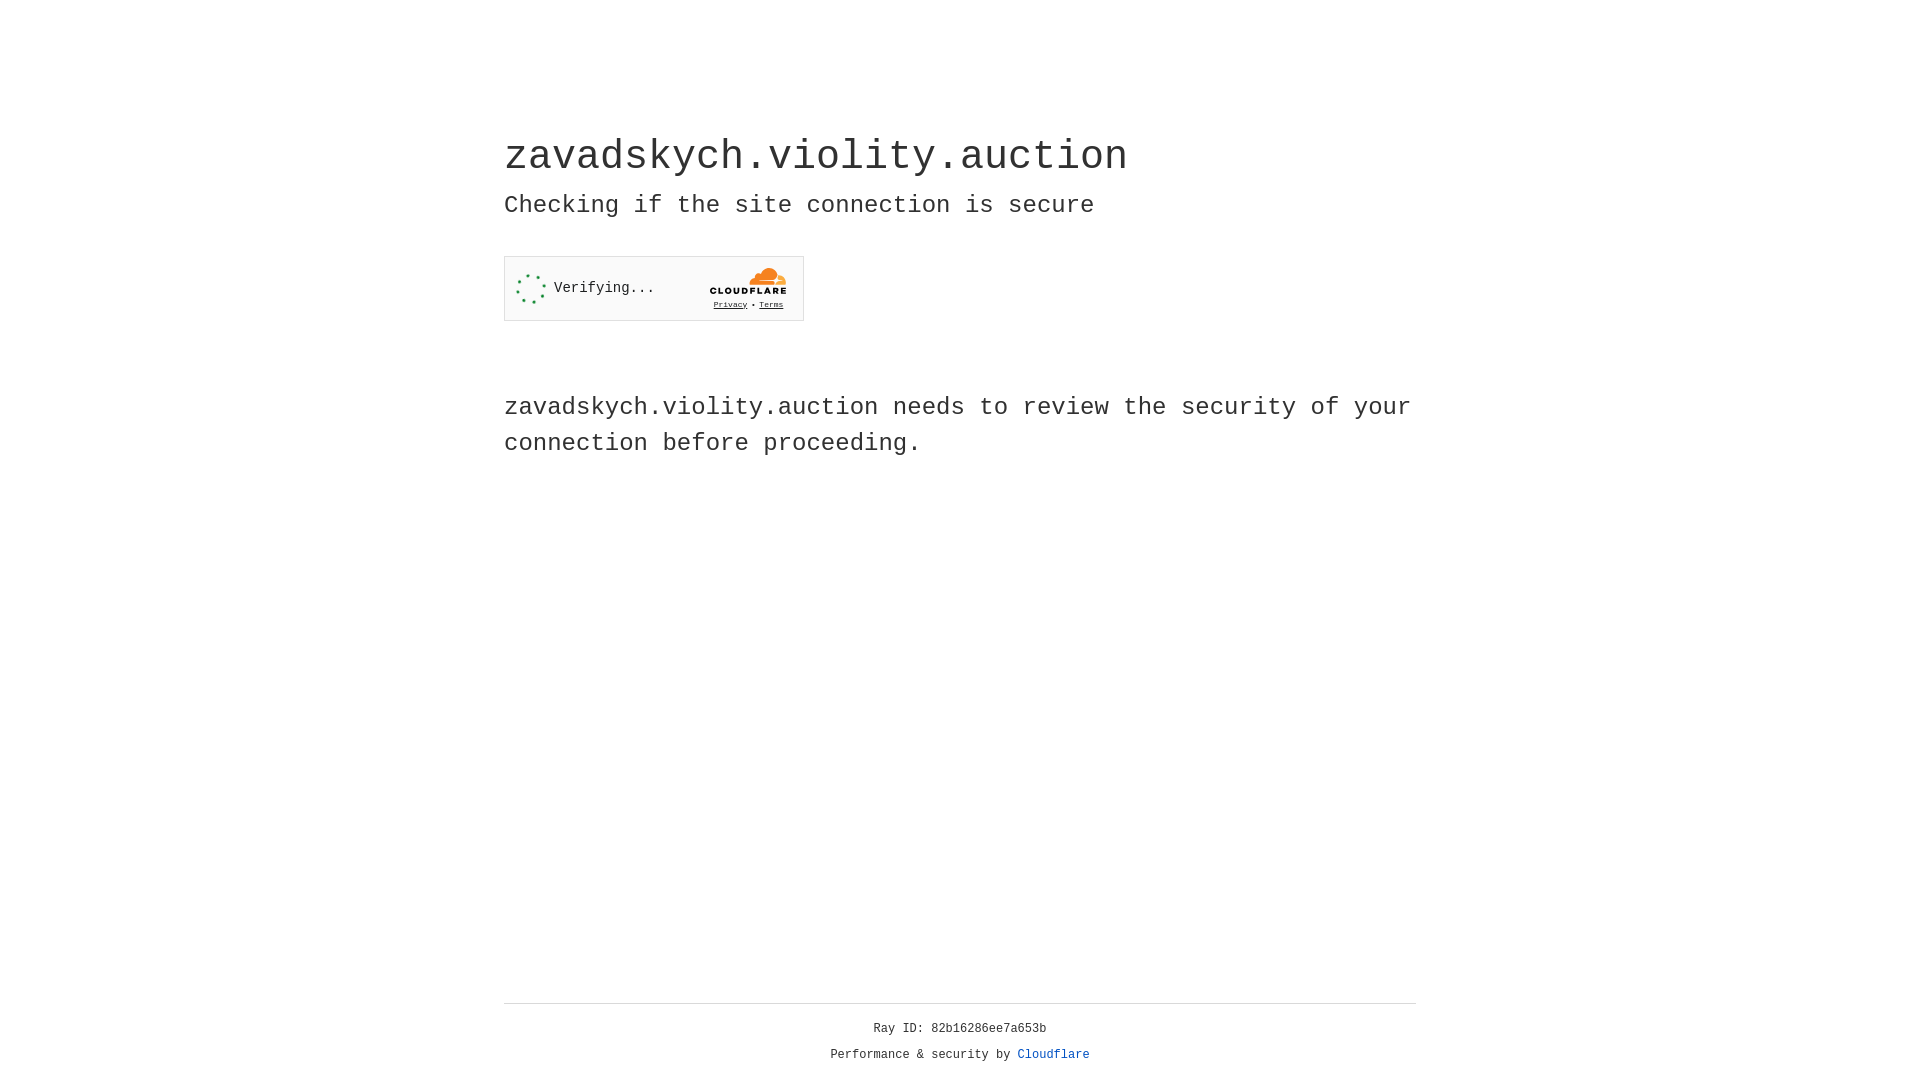  Describe the element at coordinates (653, 288) in the screenshot. I see `'Widget containing a Cloudflare security challenge'` at that location.